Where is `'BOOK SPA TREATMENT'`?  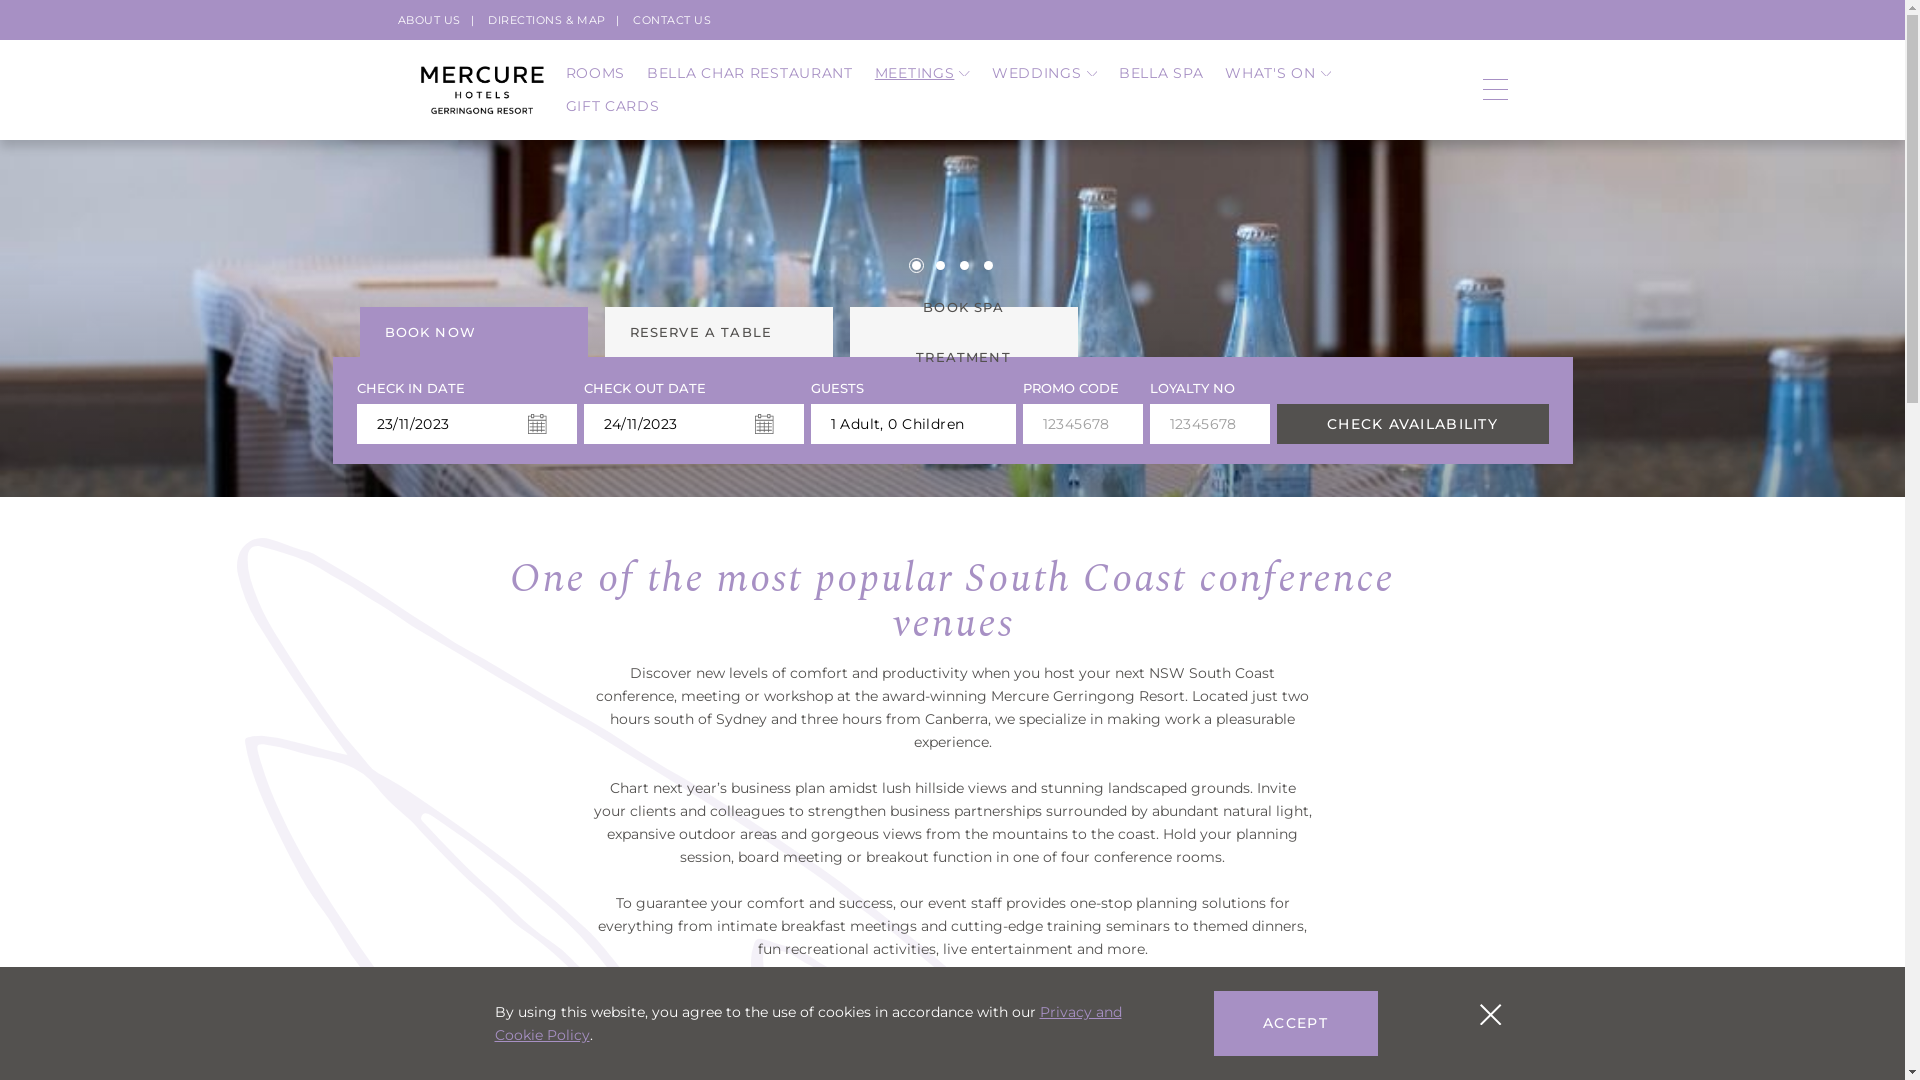
'BOOK SPA TREATMENT' is located at coordinates (964, 330).